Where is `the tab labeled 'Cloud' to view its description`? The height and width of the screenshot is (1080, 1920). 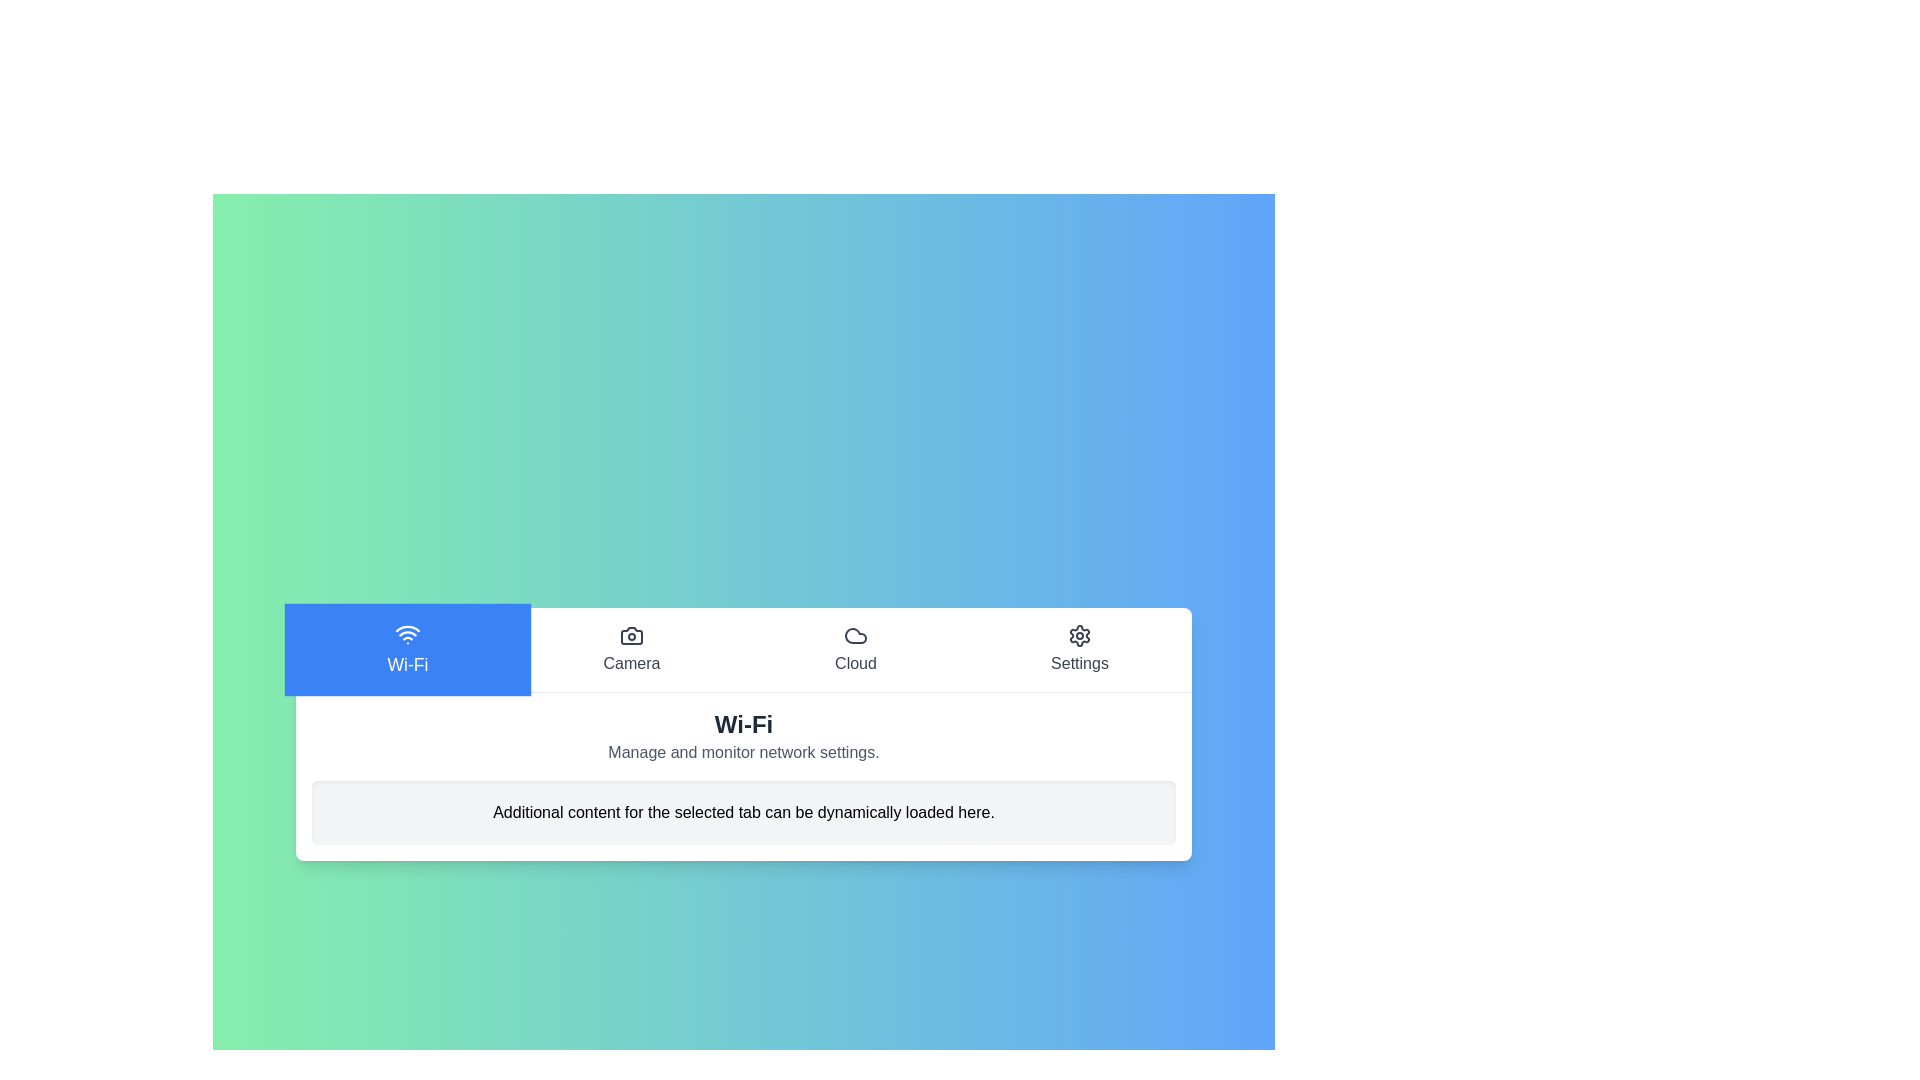 the tab labeled 'Cloud' to view its description is located at coordinates (855, 649).